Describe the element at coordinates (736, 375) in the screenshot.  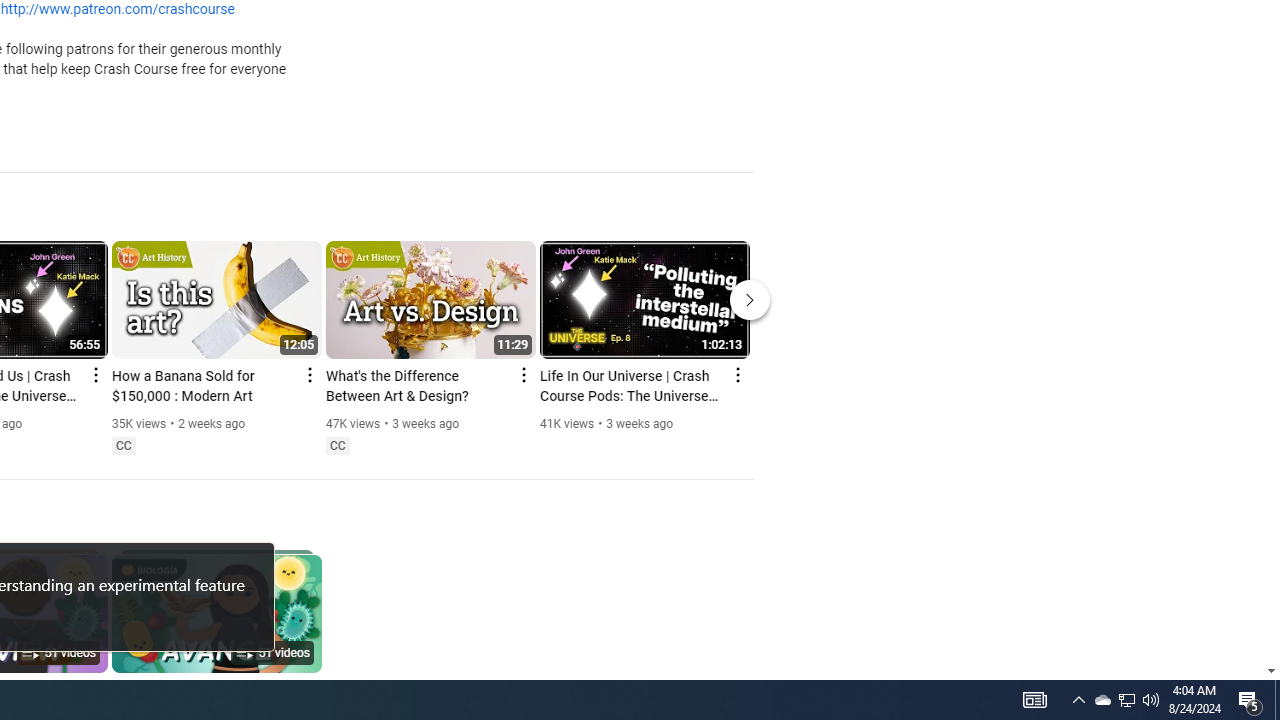
I see `'Action menu'` at that location.